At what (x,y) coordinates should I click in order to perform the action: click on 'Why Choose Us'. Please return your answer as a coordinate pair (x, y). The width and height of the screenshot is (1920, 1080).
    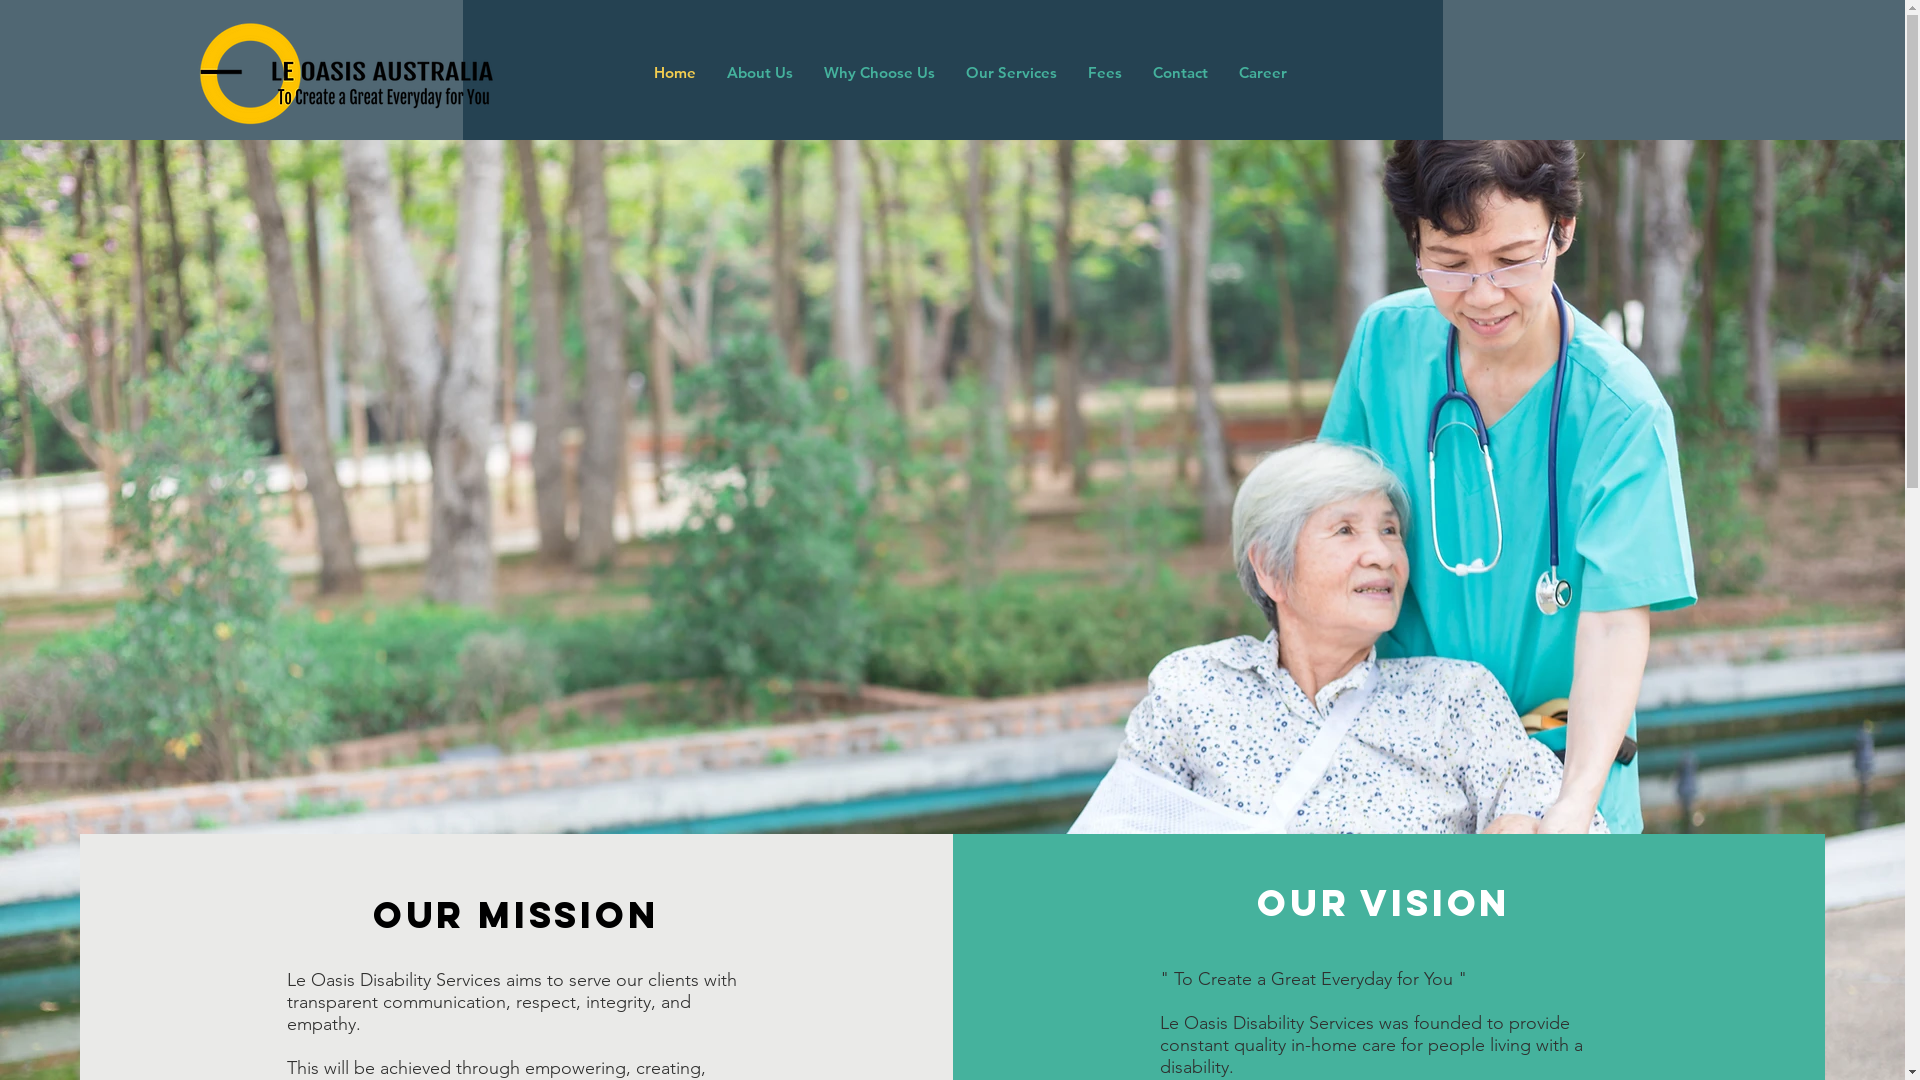
    Looking at the image, I should click on (878, 72).